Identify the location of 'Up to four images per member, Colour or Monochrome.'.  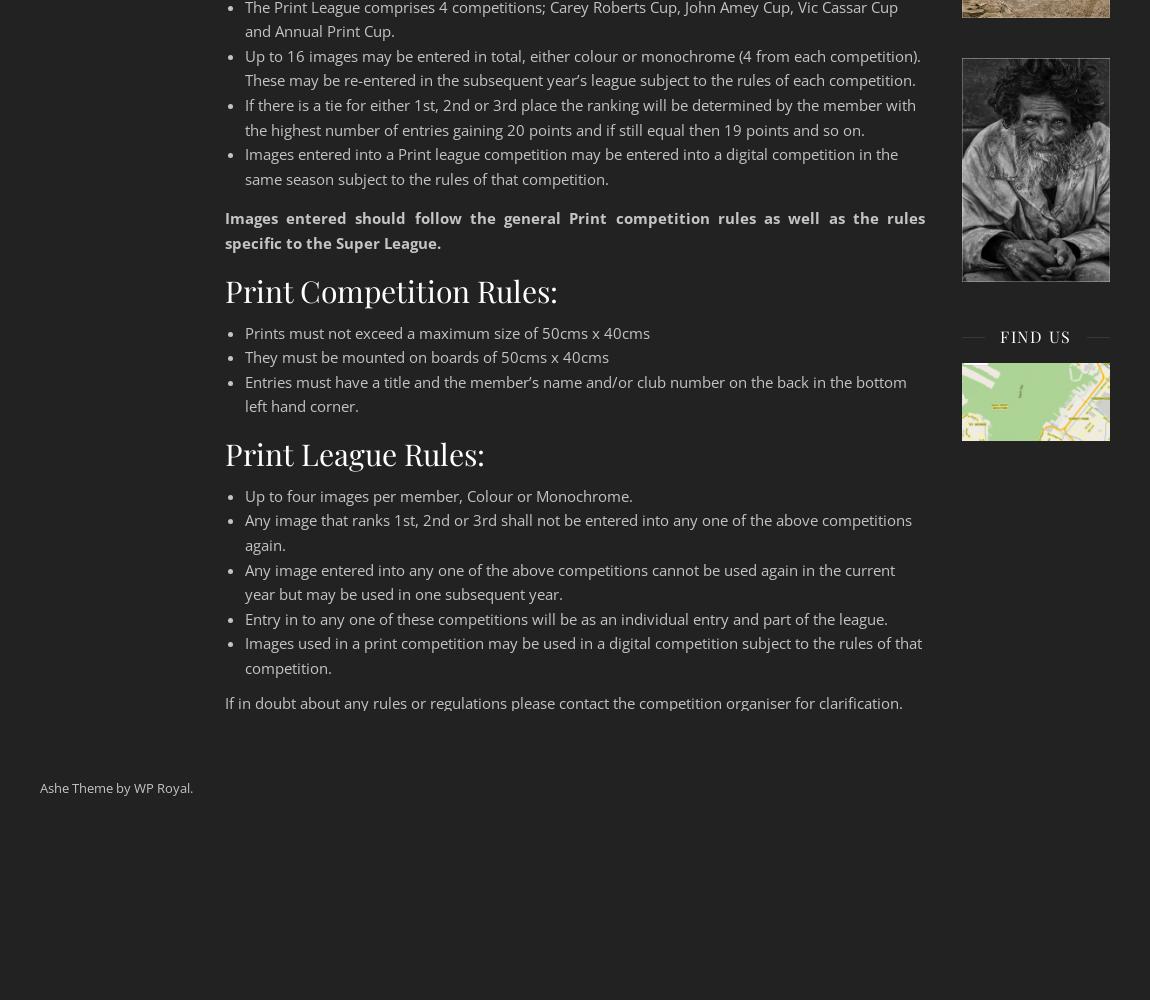
(438, 494).